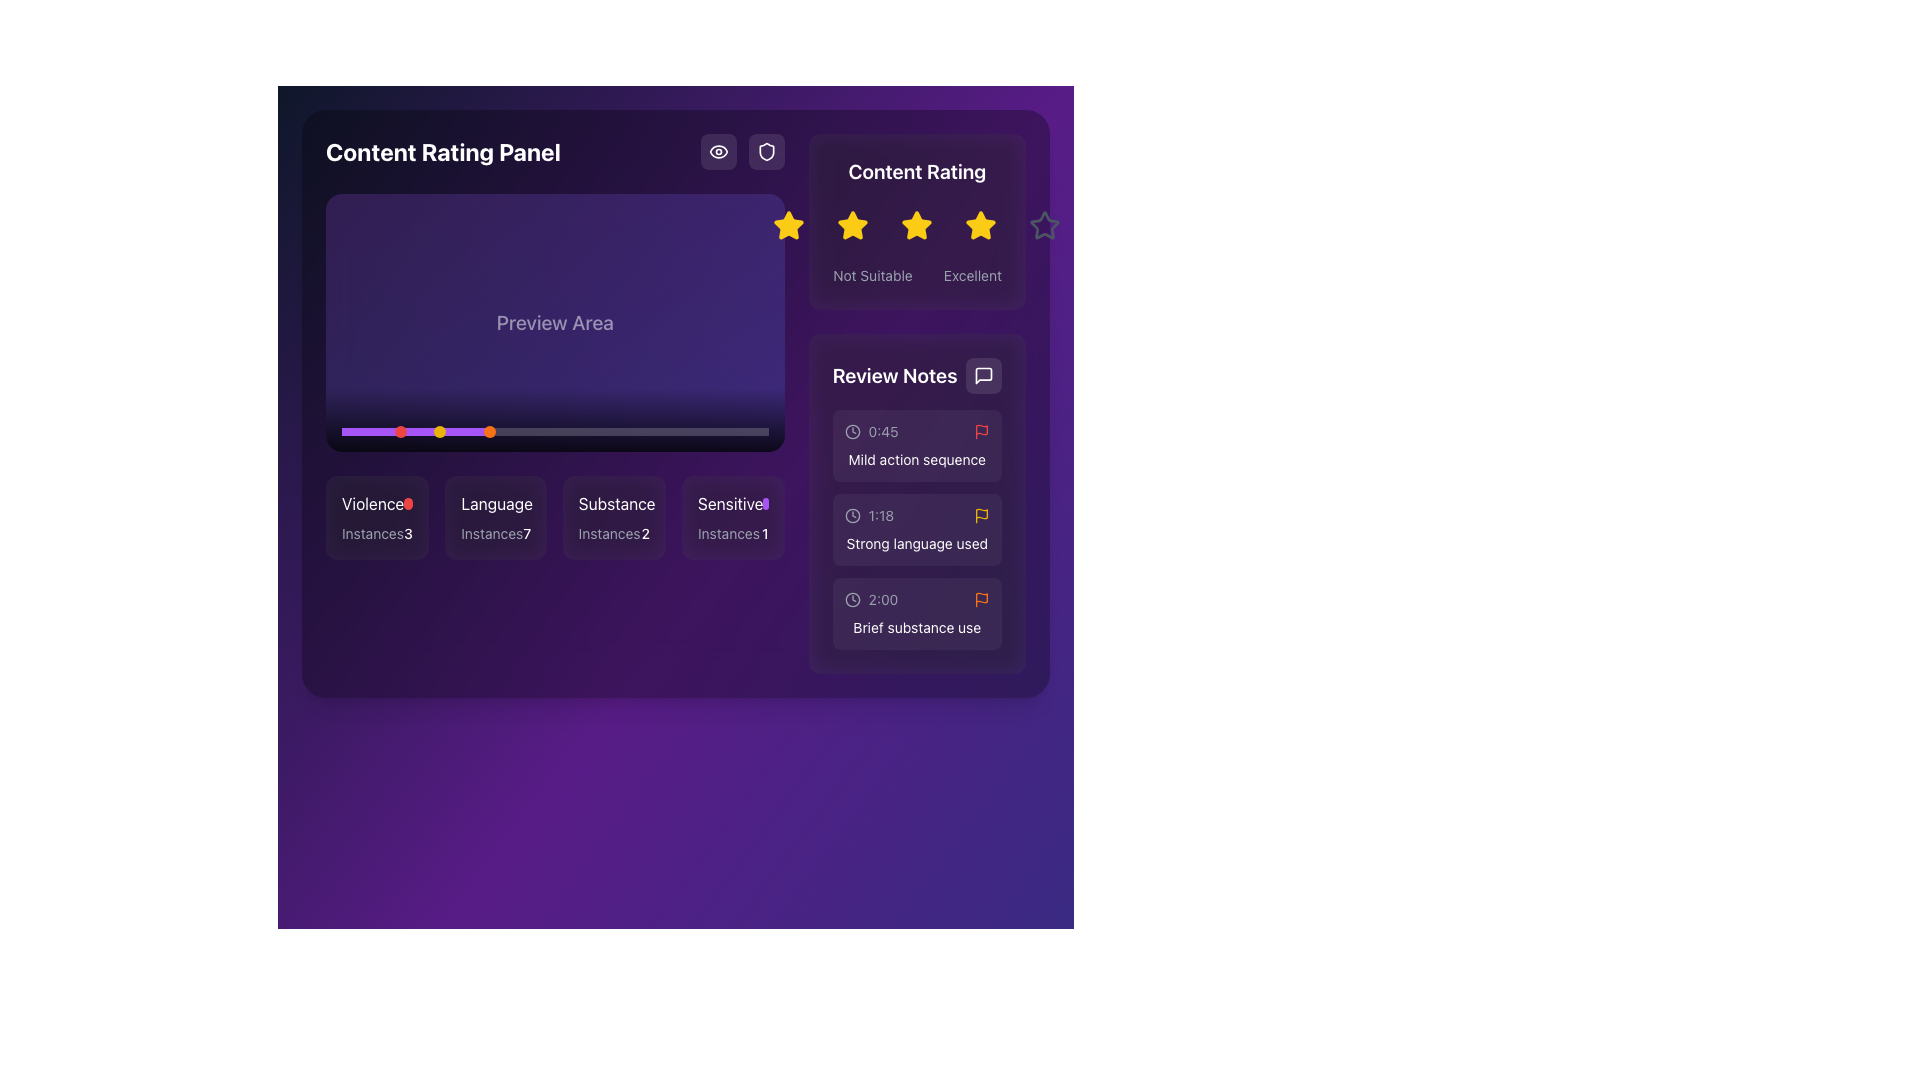  Describe the element at coordinates (613, 502) in the screenshot. I see `the text label displaying 'substance', which is styled with white text on a dark purple background and is located at the bottom center of the interface as the third item in the group` at that location.